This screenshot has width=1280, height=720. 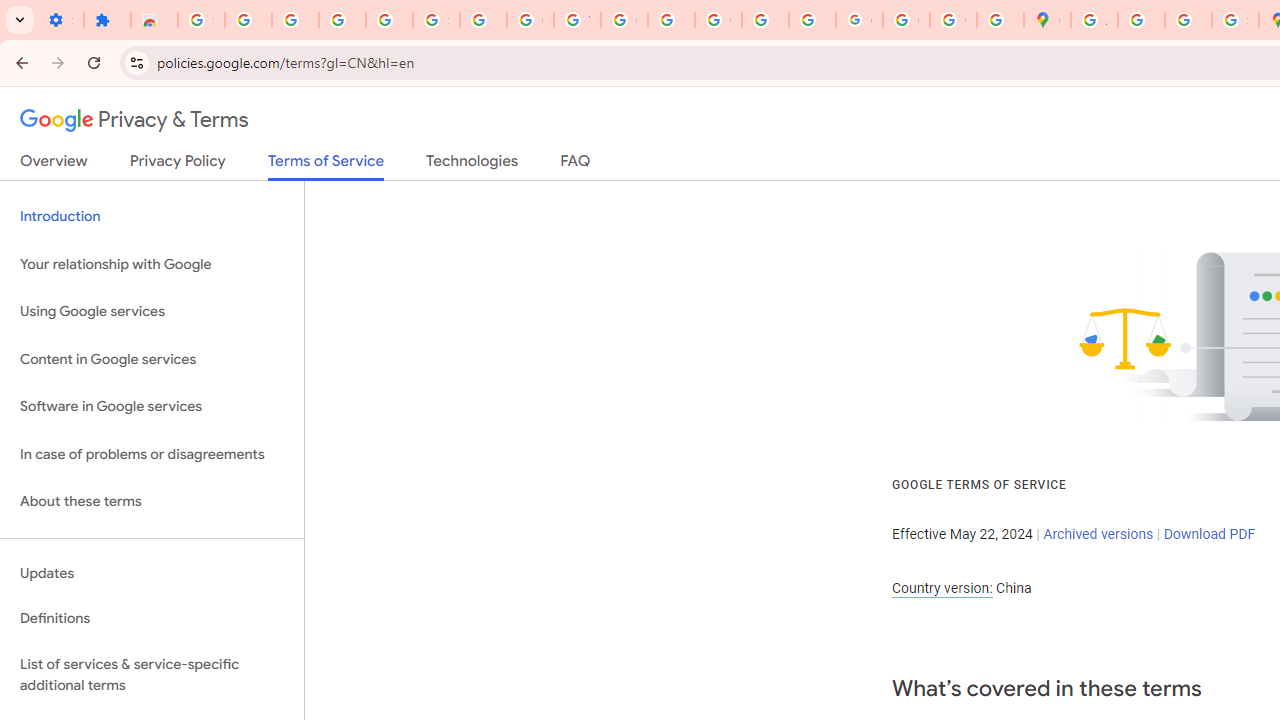 What do you see at coordinates (151, 312) in the screenshot?
I see `'Using Google services'` at bounding box center [151, 312].